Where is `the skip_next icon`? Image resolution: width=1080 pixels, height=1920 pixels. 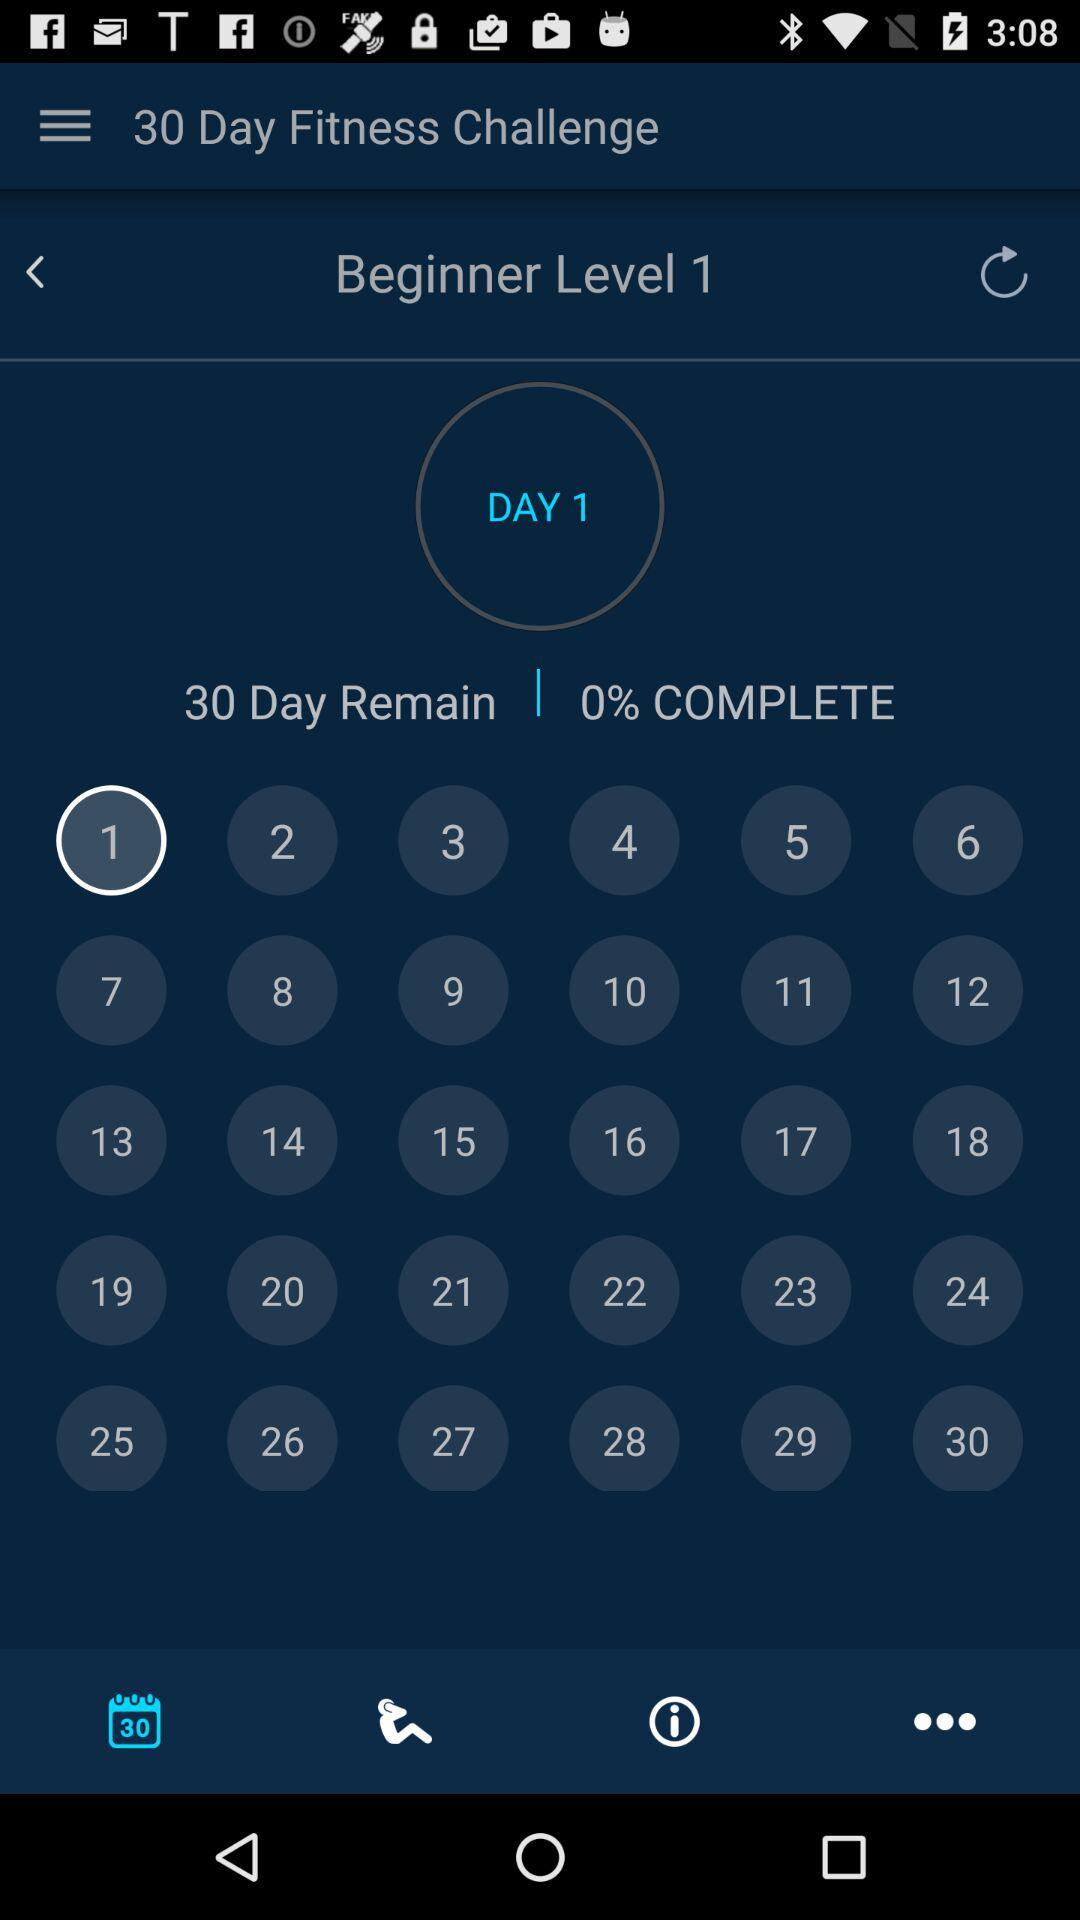
the skip_next icon is located at coordinates (282, 1380).